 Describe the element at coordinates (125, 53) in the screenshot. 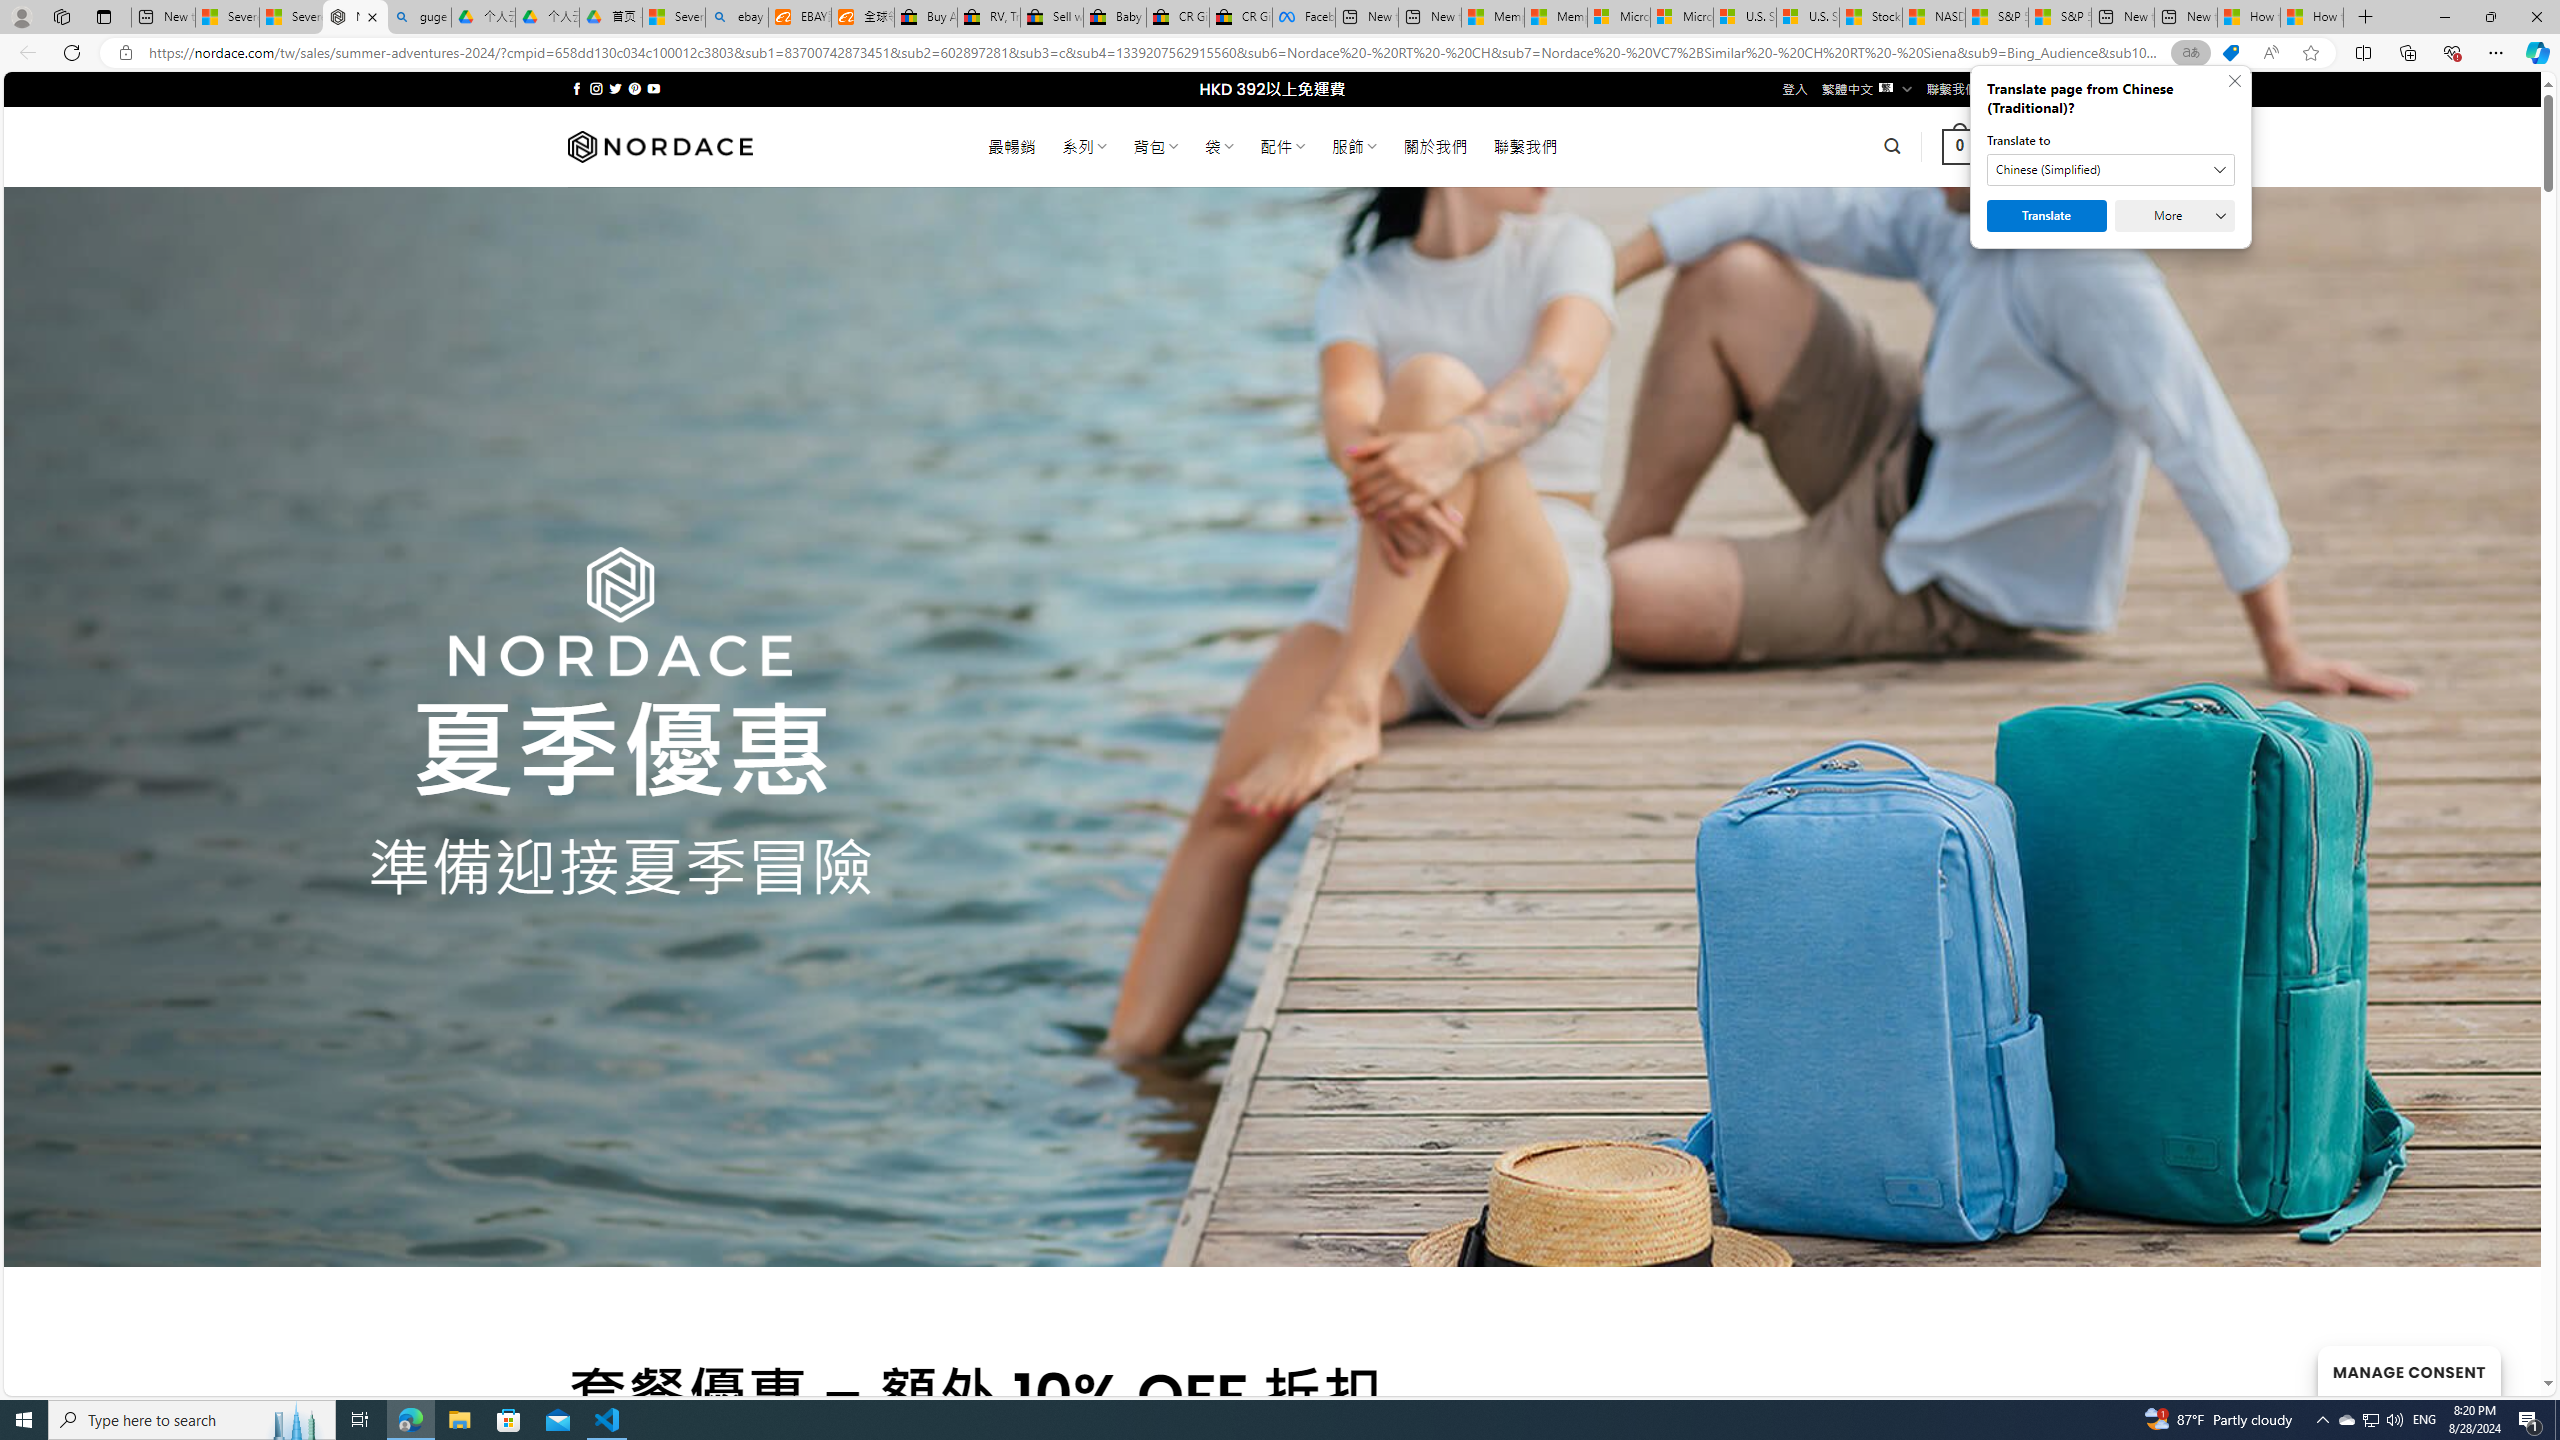

I see `'View site information'` at that location.